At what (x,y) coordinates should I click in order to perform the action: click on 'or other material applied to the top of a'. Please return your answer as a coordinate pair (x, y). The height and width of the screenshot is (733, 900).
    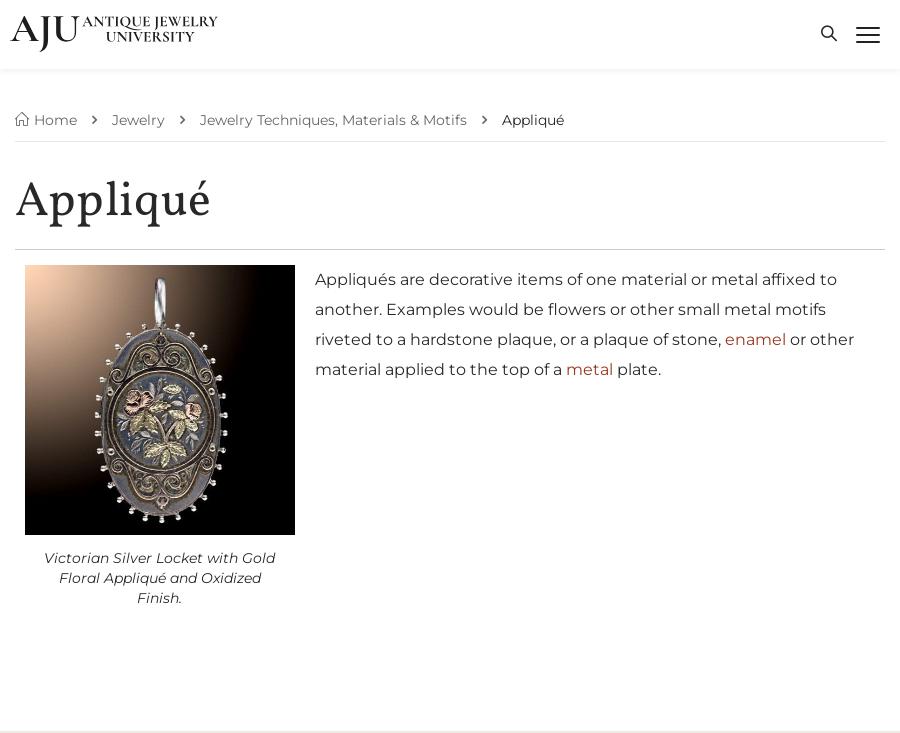
    Looking at the image, I should click on (583, 352).